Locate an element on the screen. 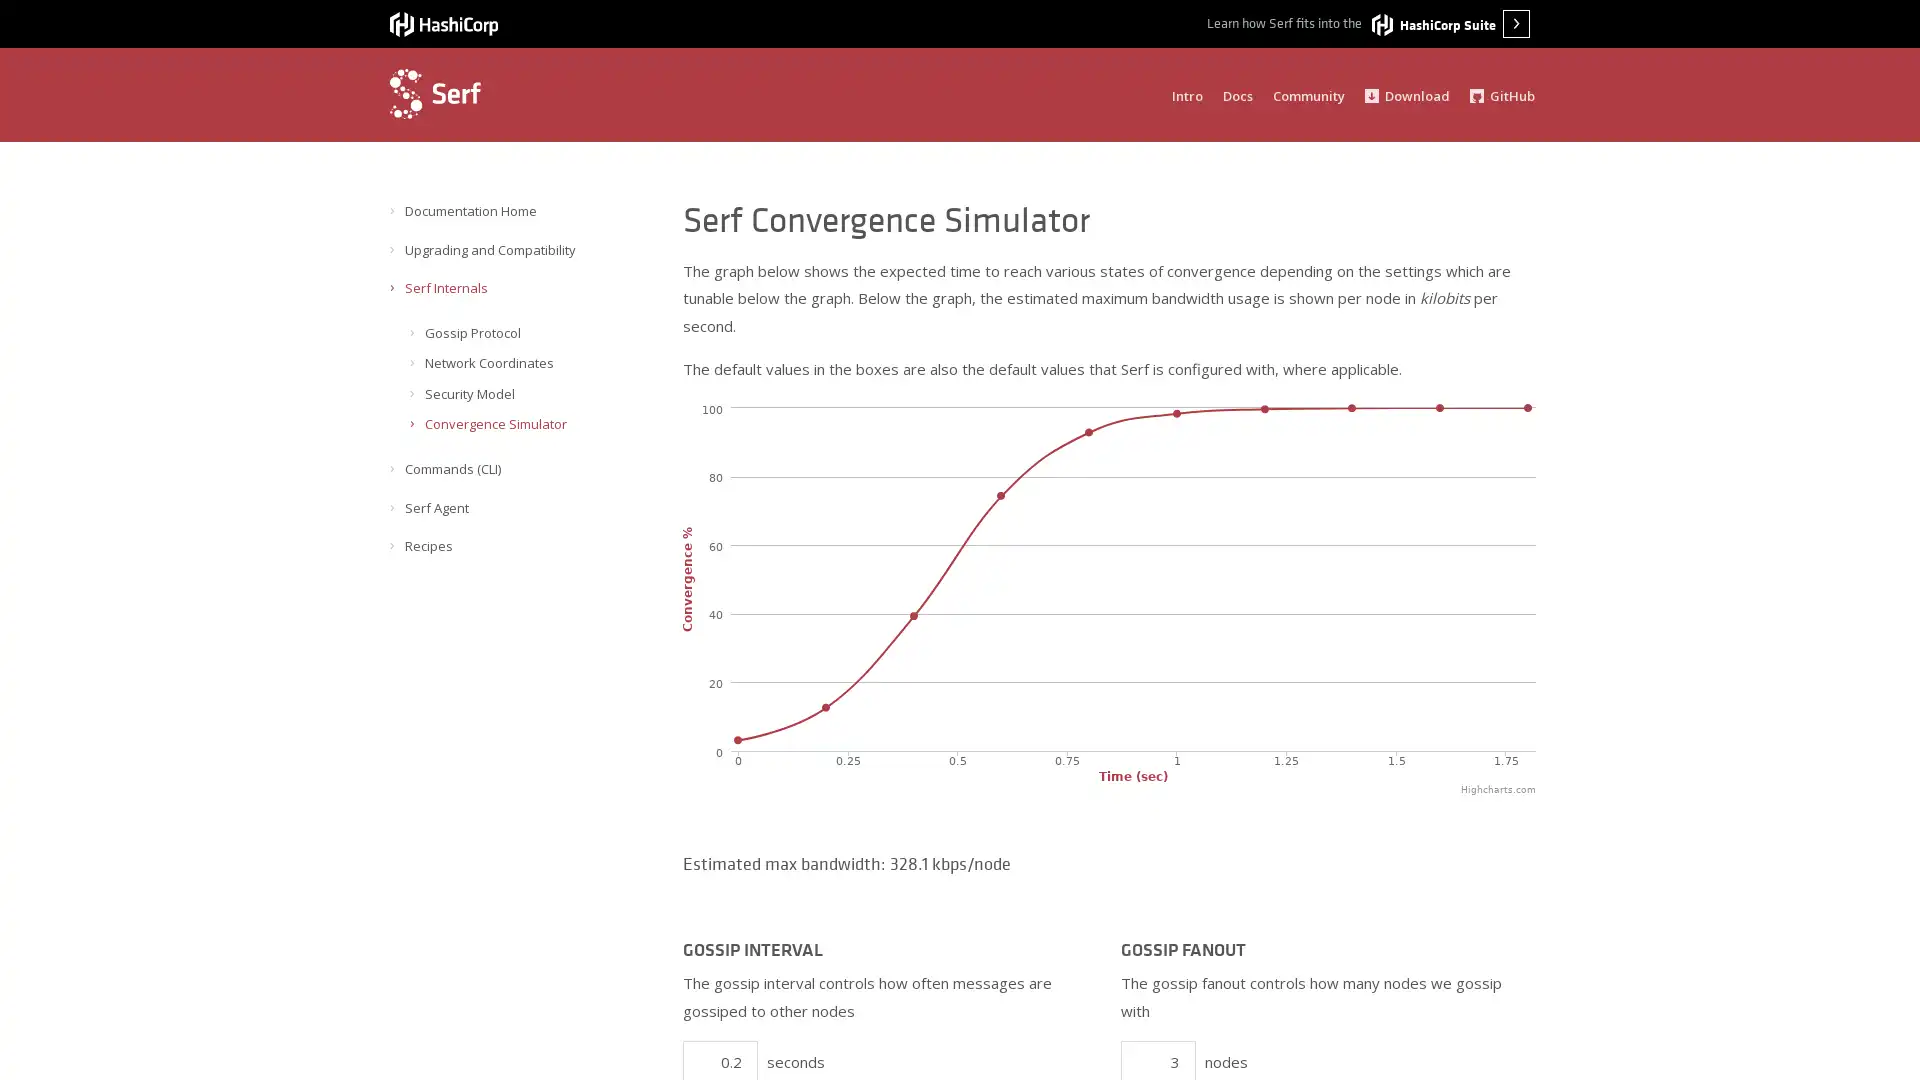  HashiCorp Logo HashiCorp Suite Open is located at coordinates (1450, 23).